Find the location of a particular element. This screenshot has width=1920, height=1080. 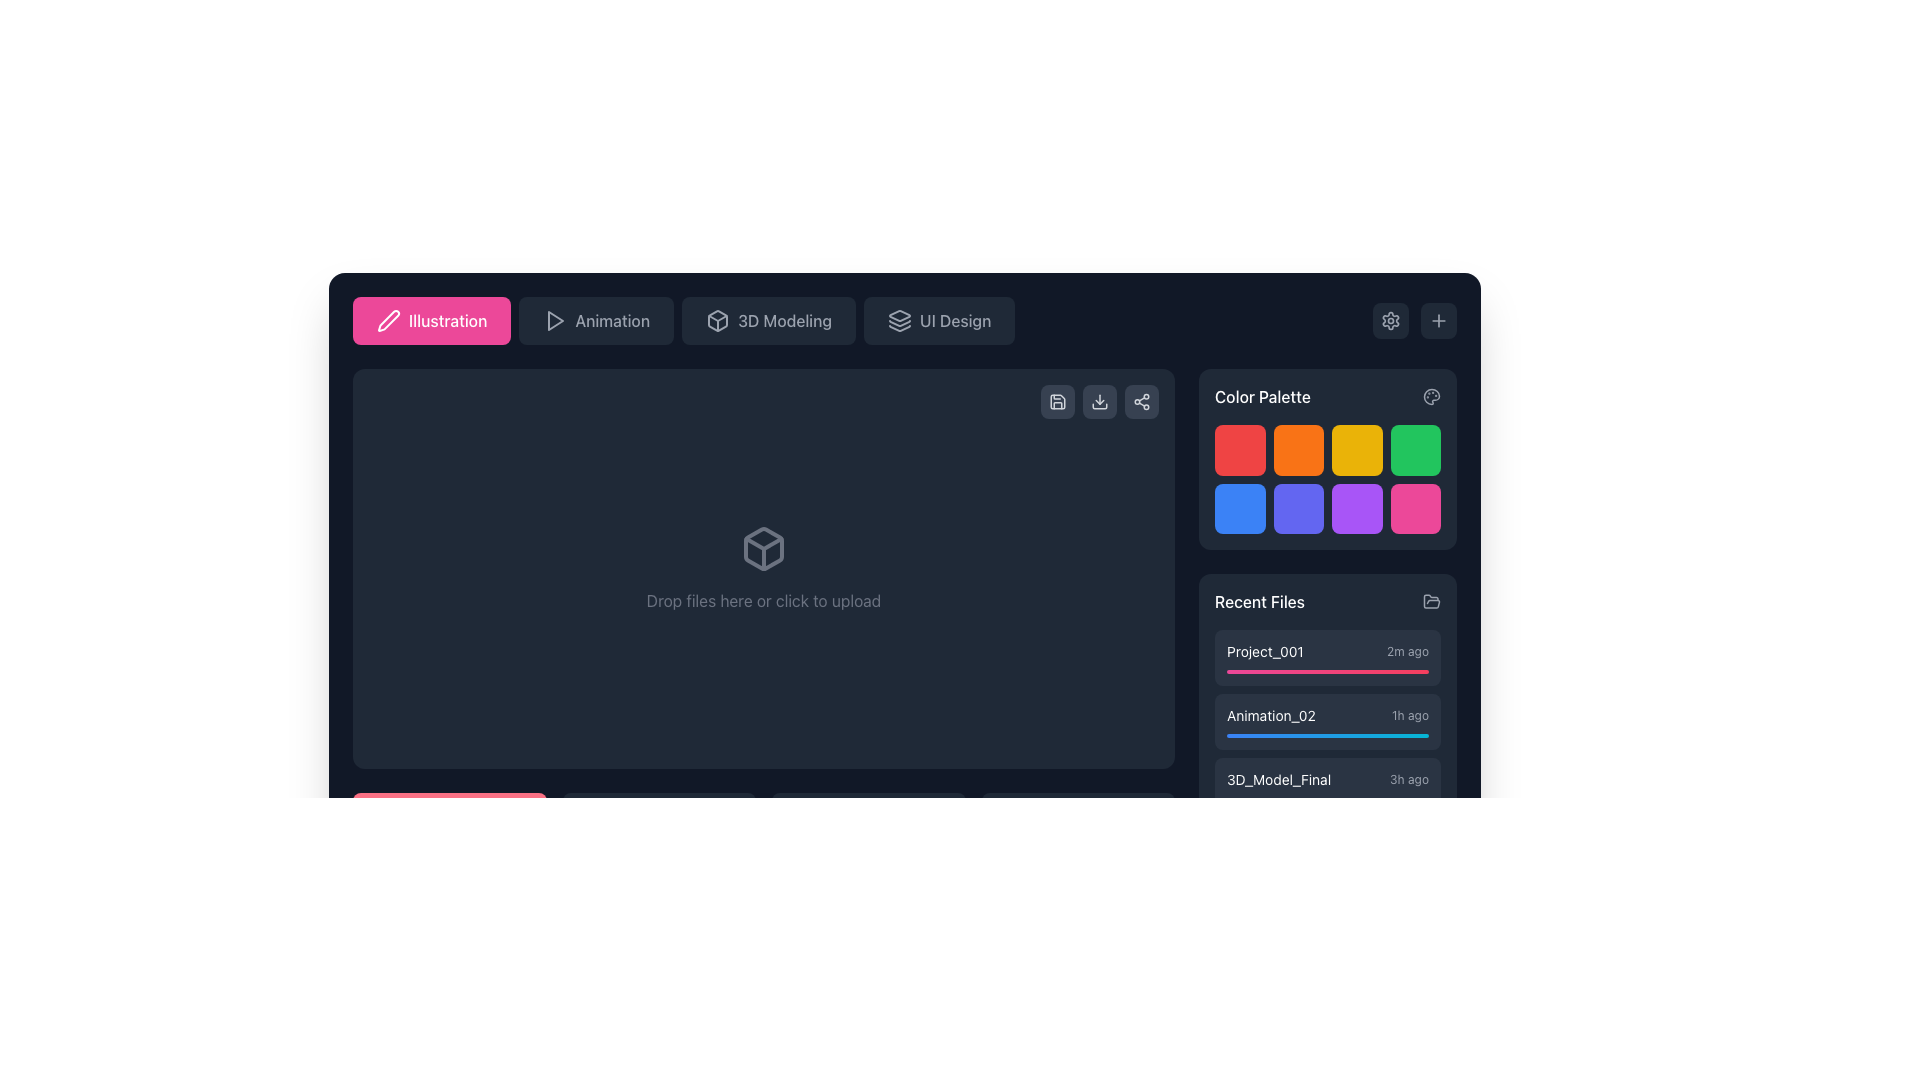

the 'Animation' button is located at coordinates (595, 319).